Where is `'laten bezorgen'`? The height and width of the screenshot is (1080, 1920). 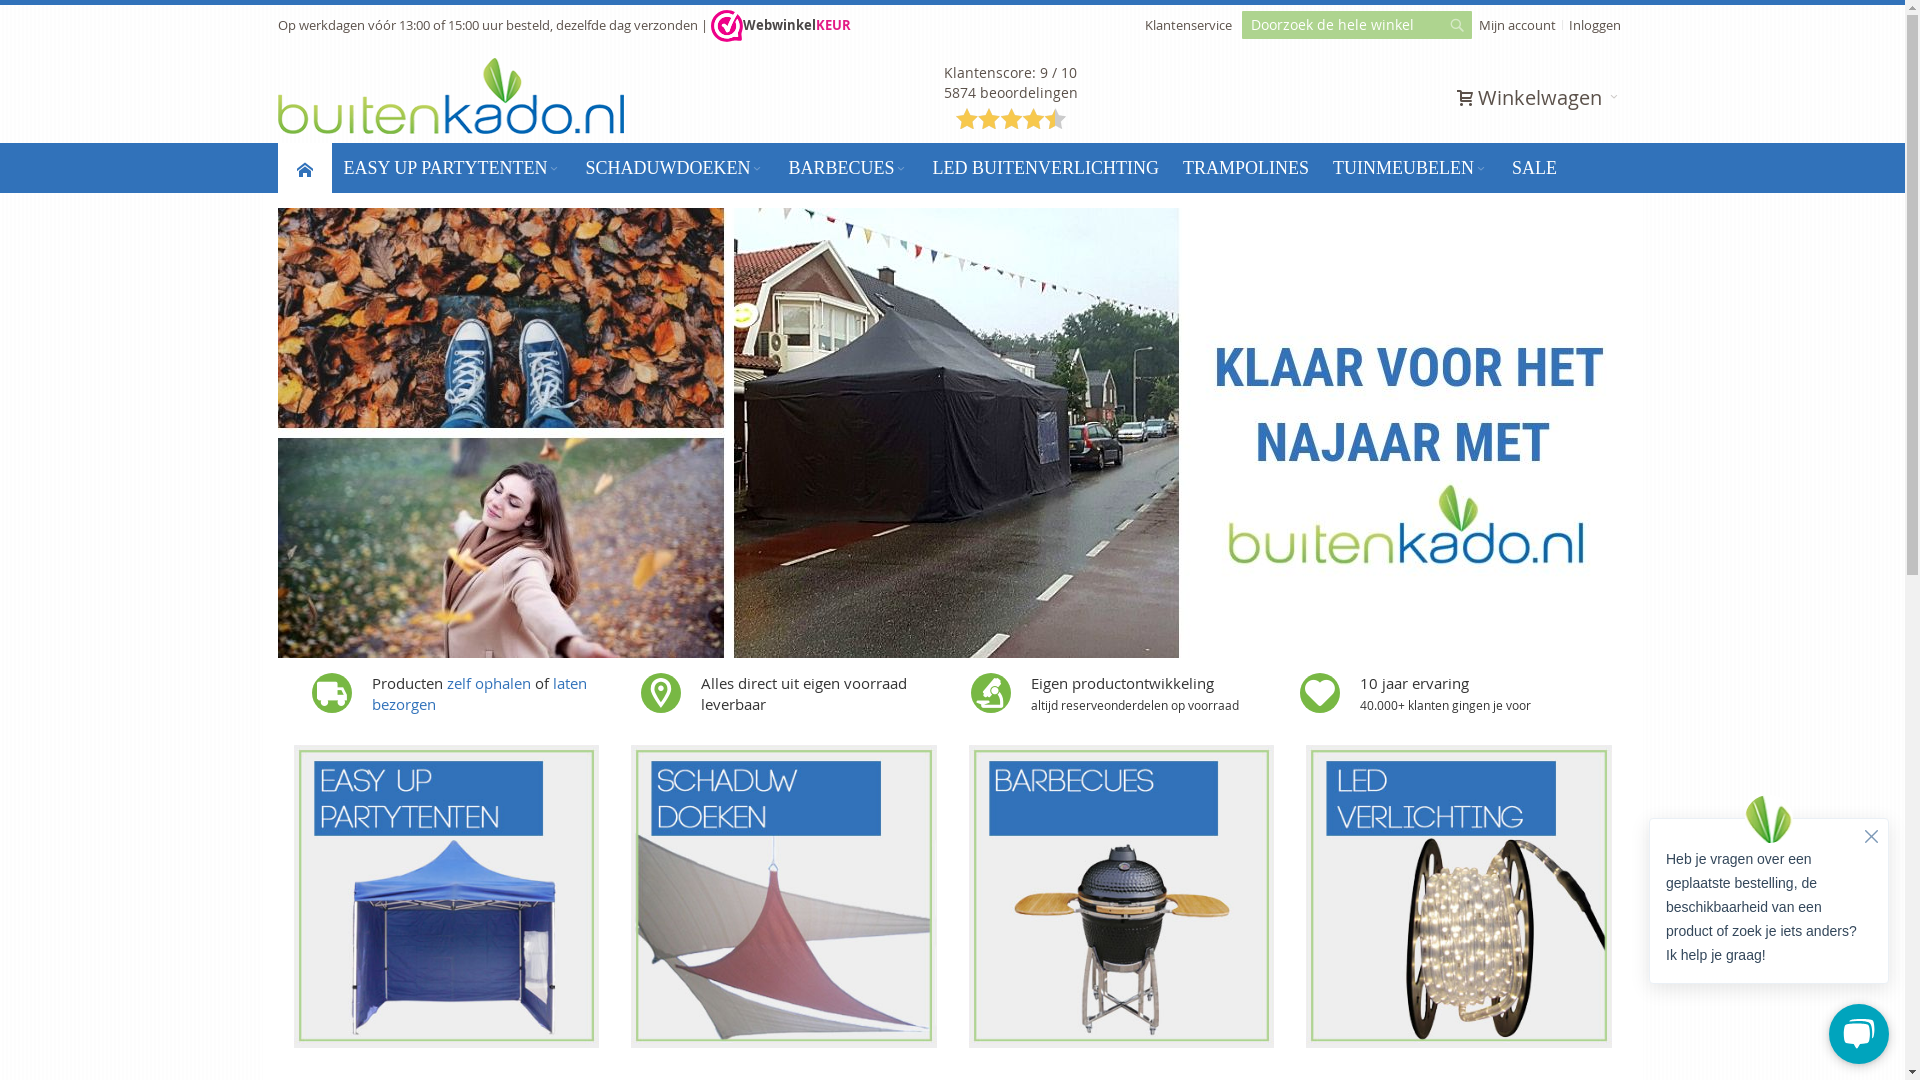 'laten bezorgen' is located at coordinates (478, 692).